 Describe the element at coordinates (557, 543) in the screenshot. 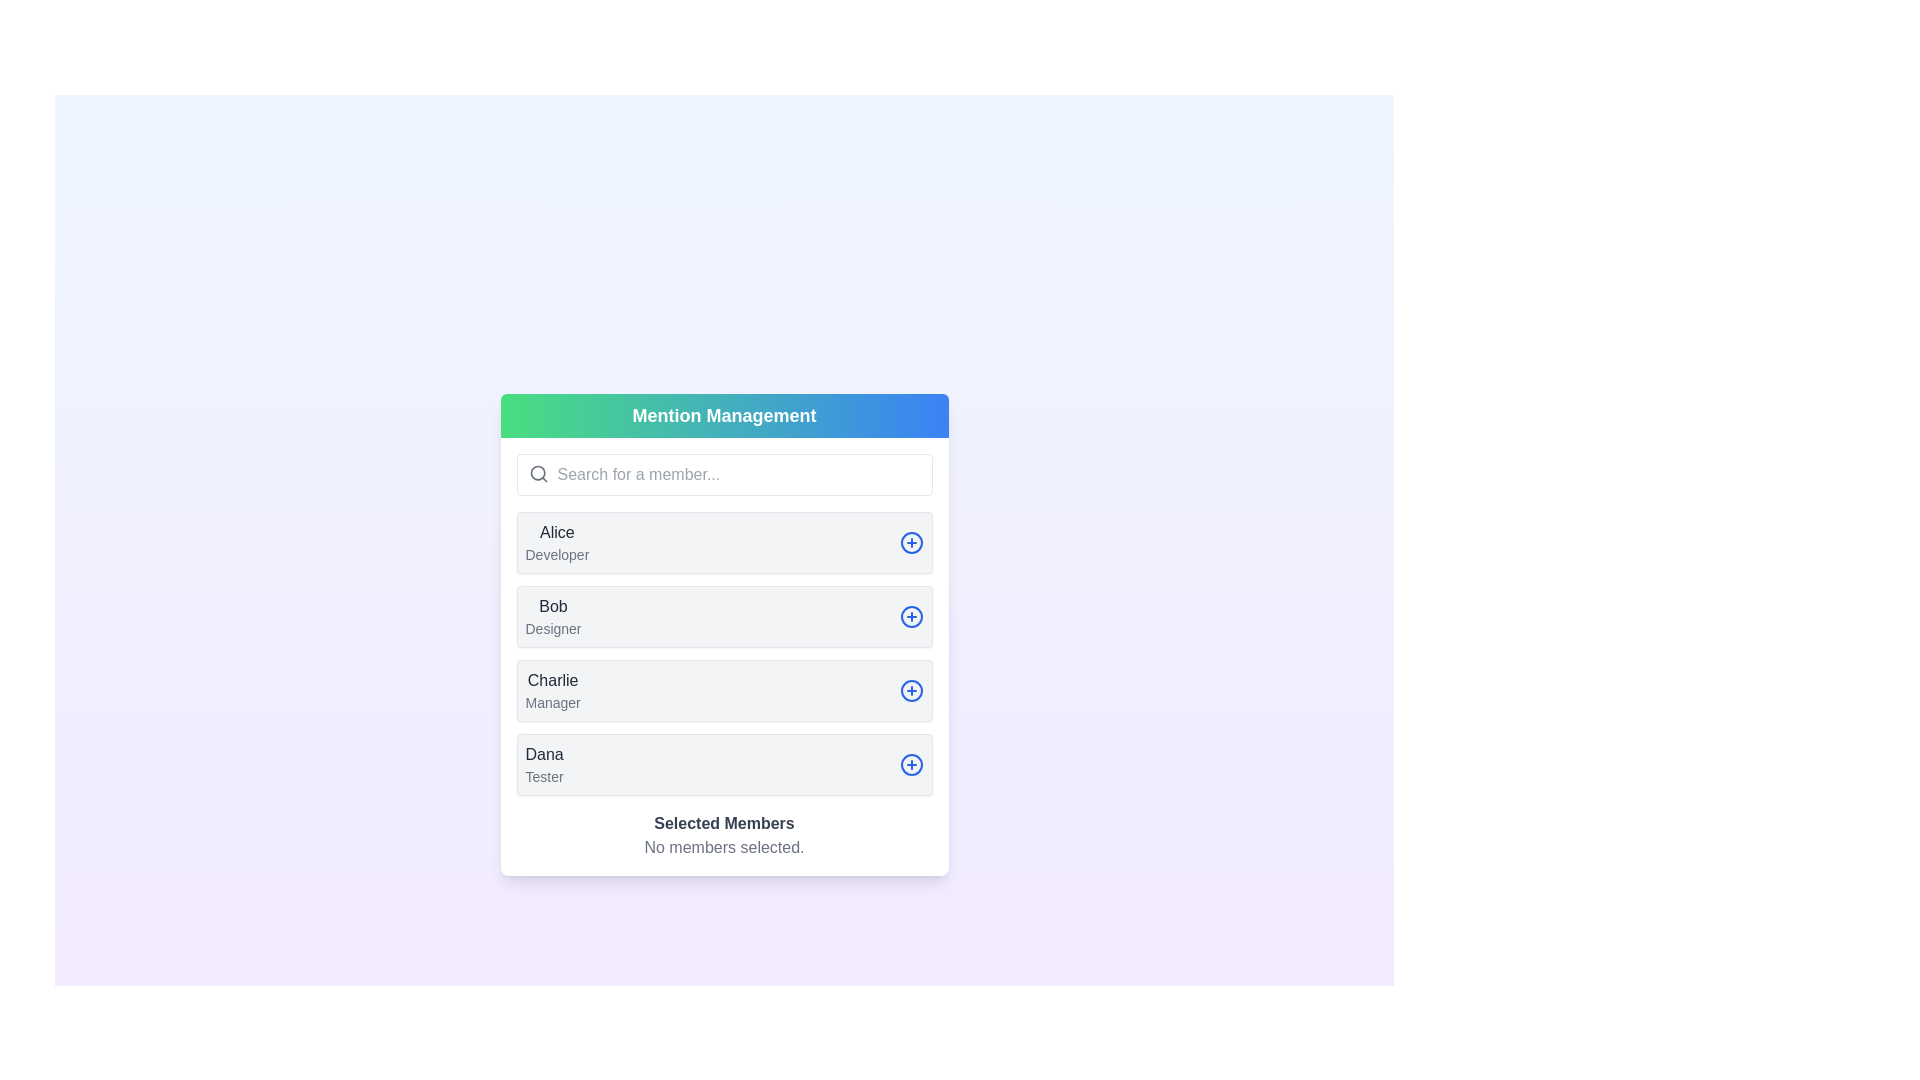

I see `the text label displaying the user's name 'Alice' and their role 'Developer', which is the first item in the user selection interface below the search bar` at that location.